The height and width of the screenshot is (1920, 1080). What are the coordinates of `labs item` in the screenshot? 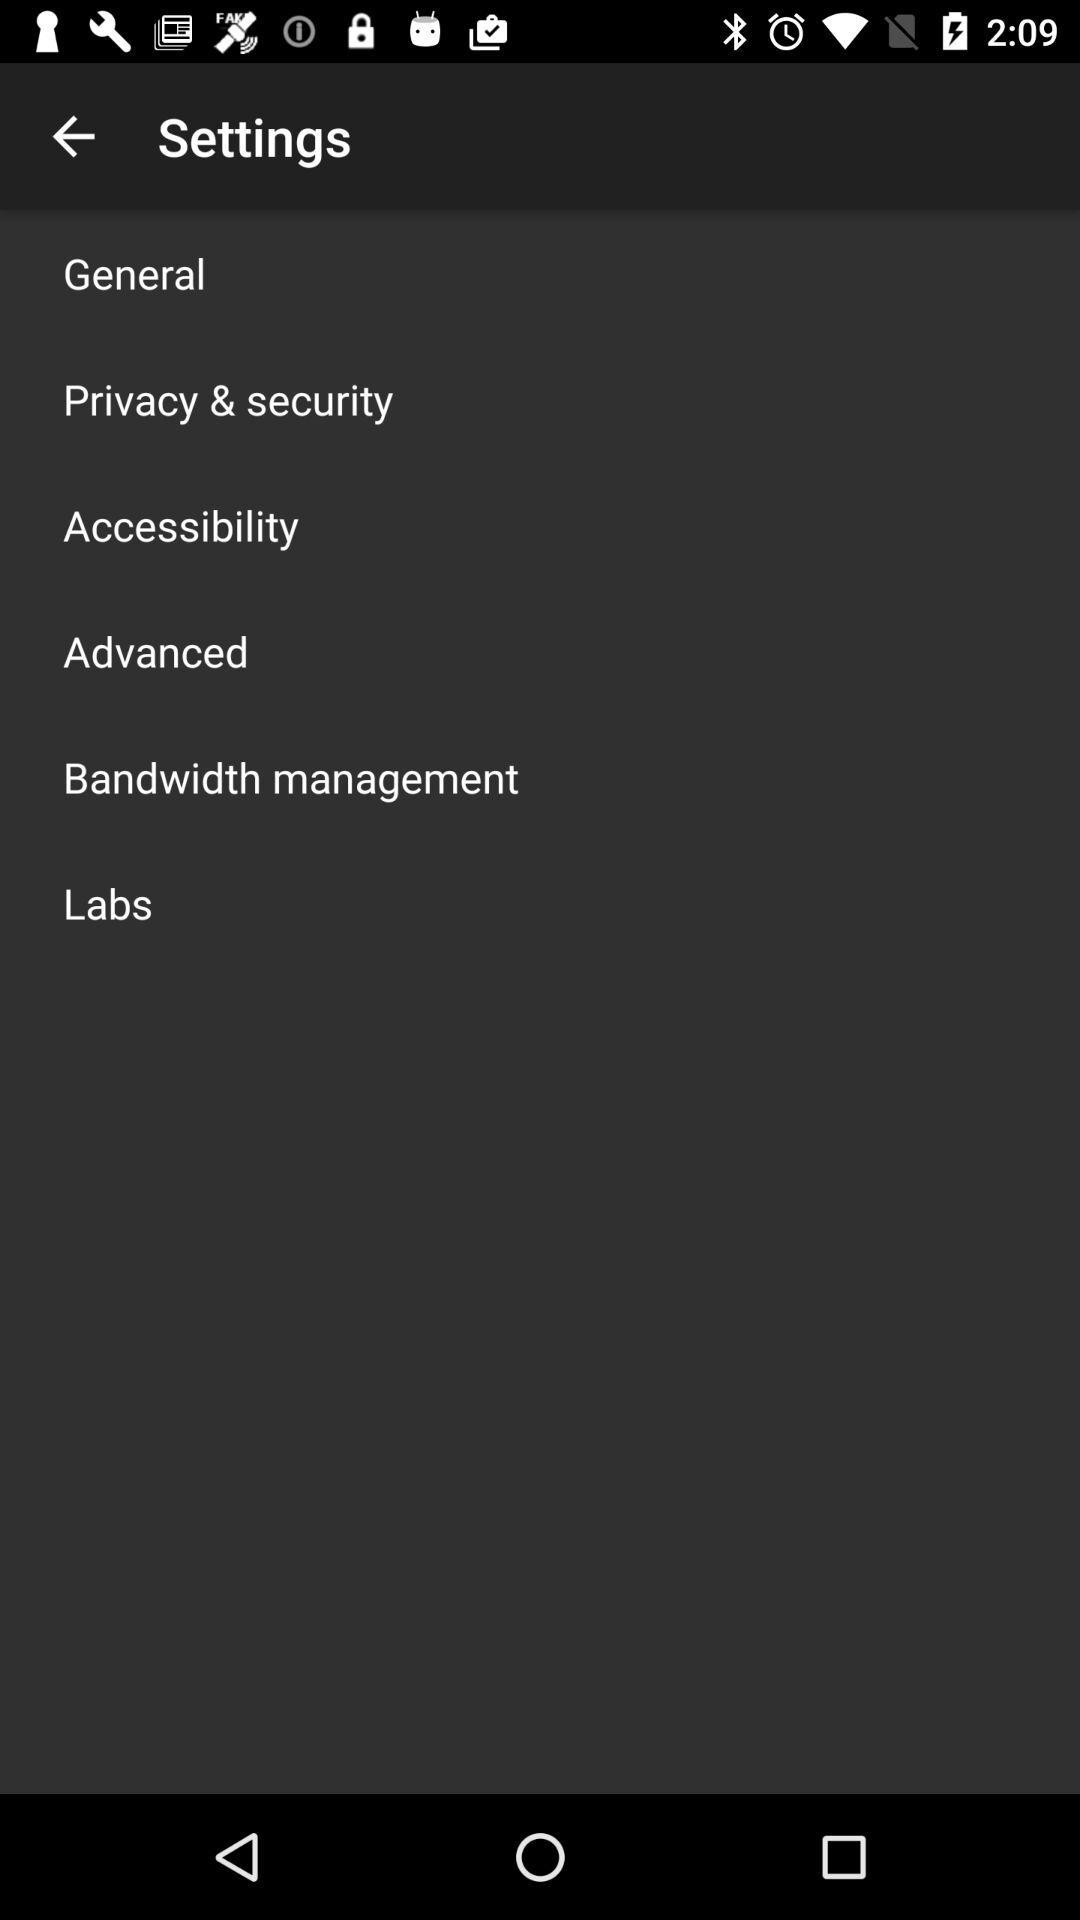 It's located at (108, 901).